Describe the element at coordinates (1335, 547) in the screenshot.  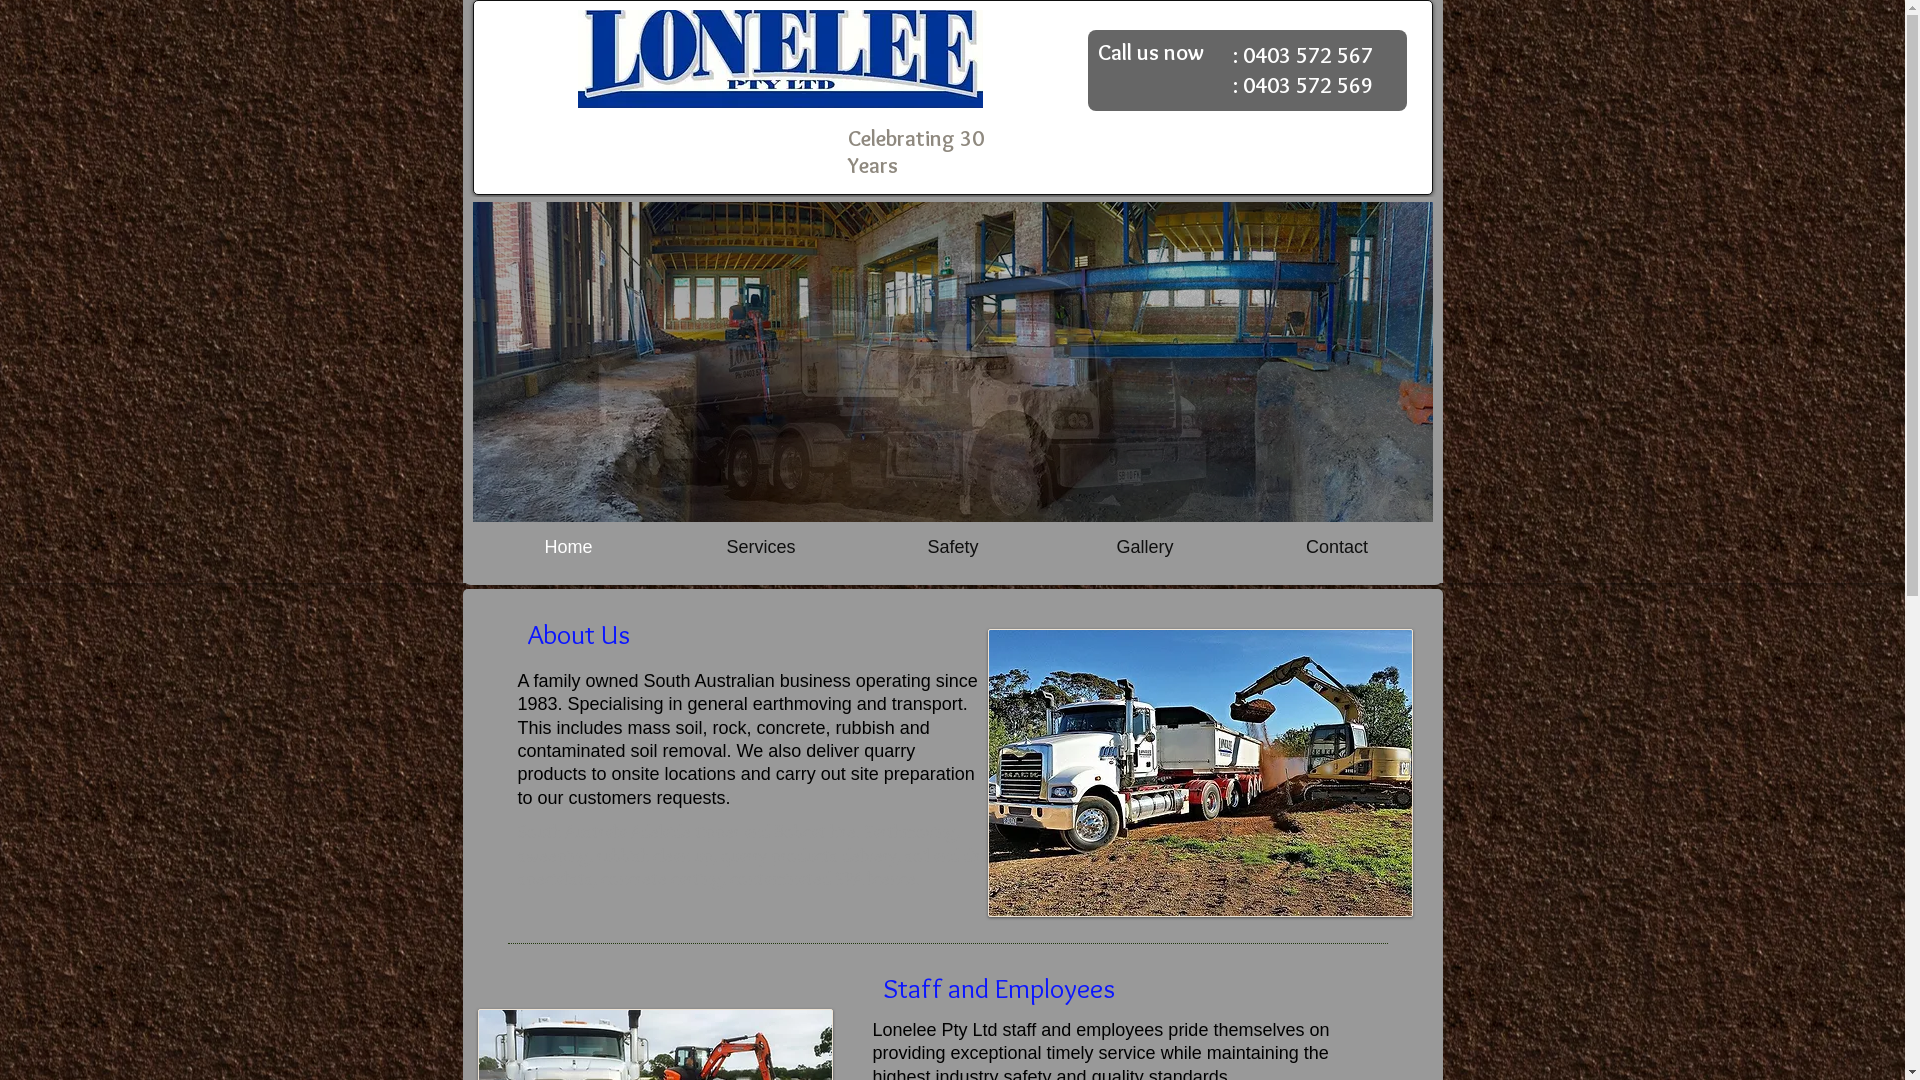
I see `'Contact'` at that location.